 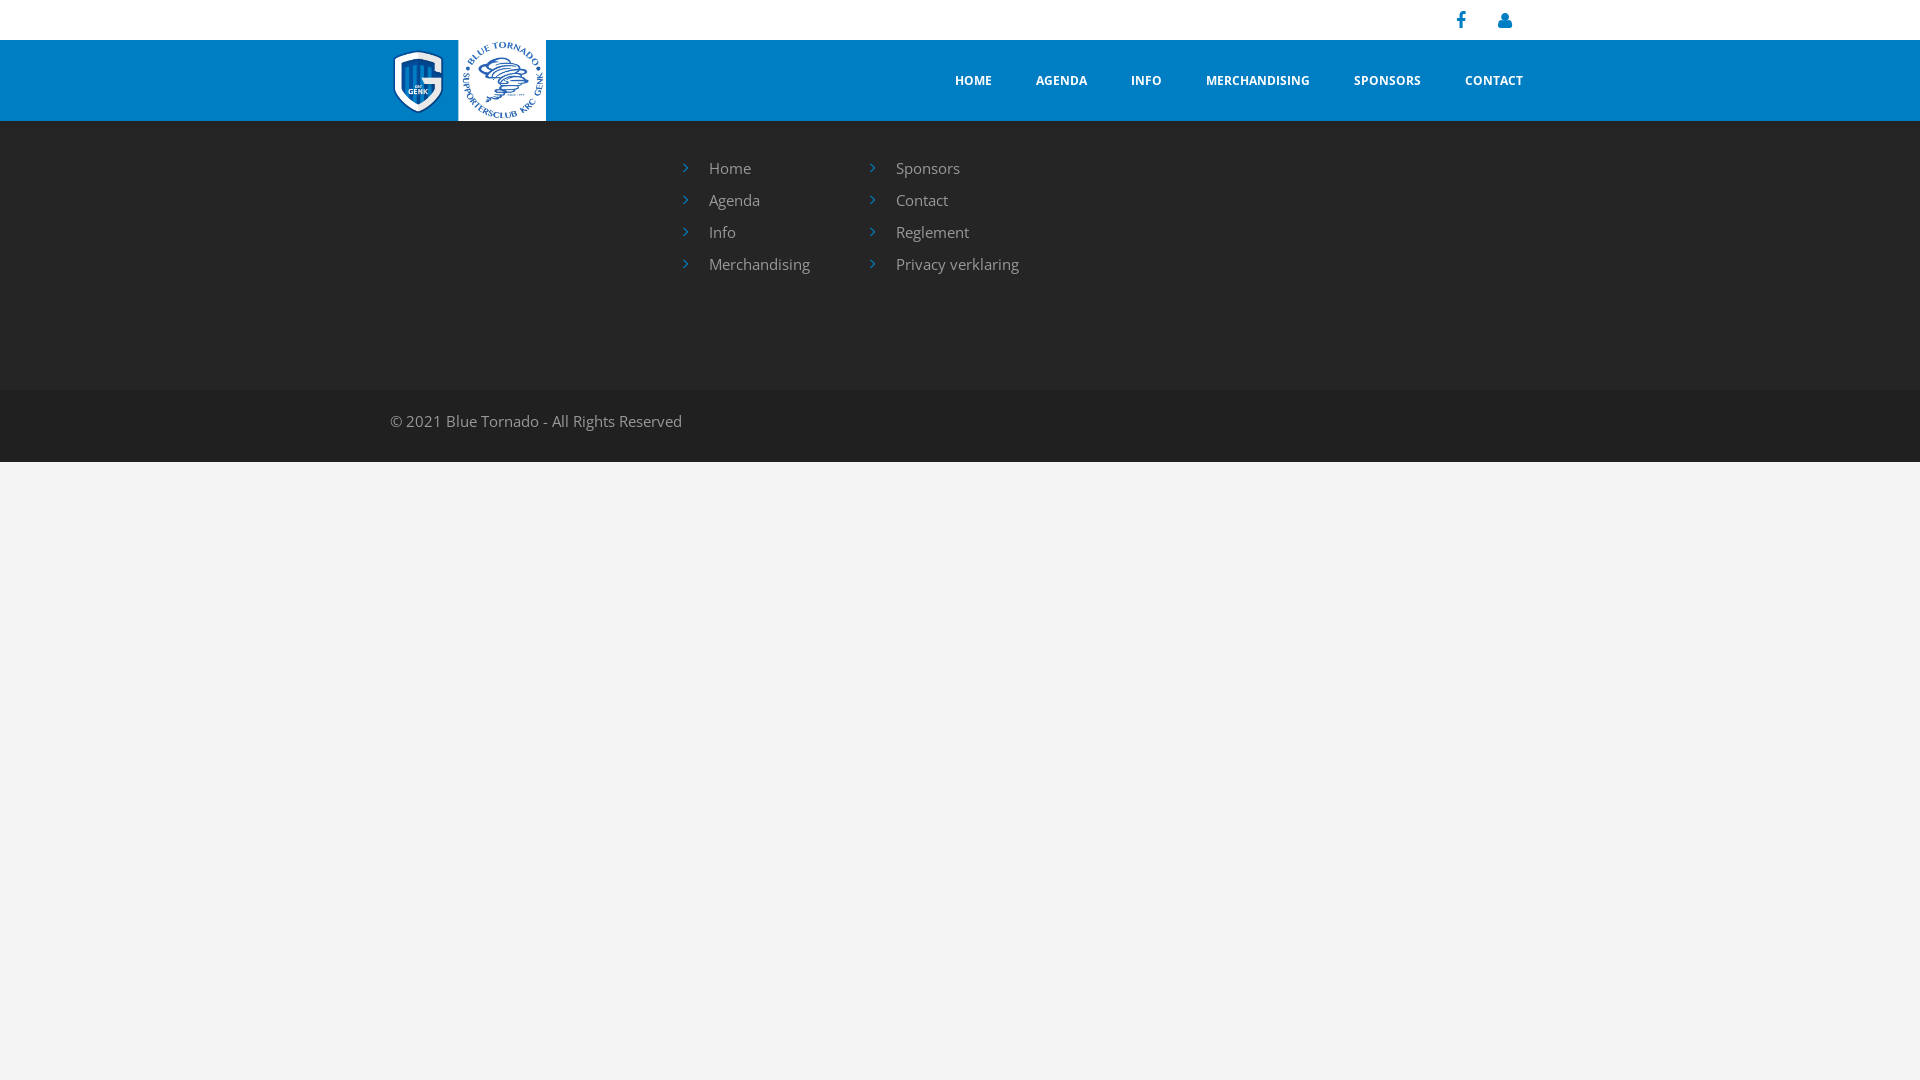 I want to click on 'AGENDA', so click(x=1060, y=79).